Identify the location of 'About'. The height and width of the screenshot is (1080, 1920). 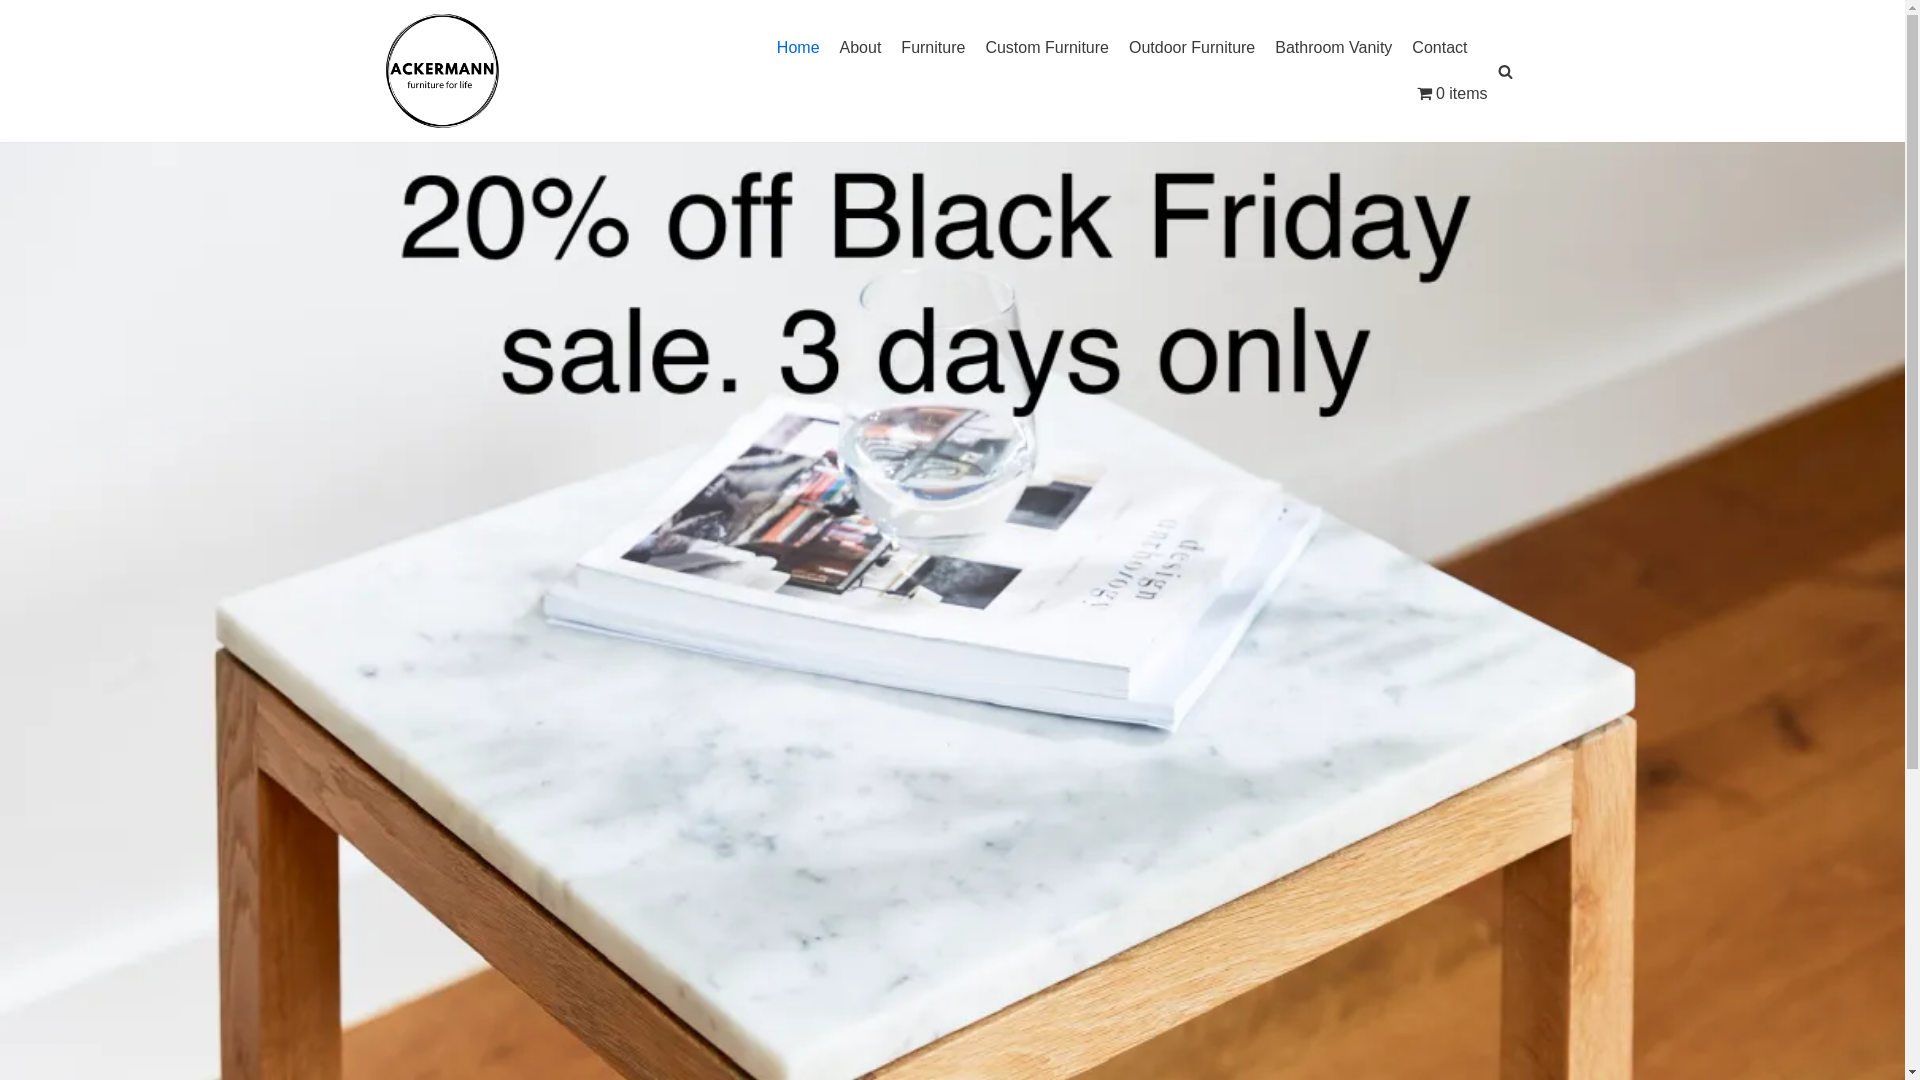
(860, 46).